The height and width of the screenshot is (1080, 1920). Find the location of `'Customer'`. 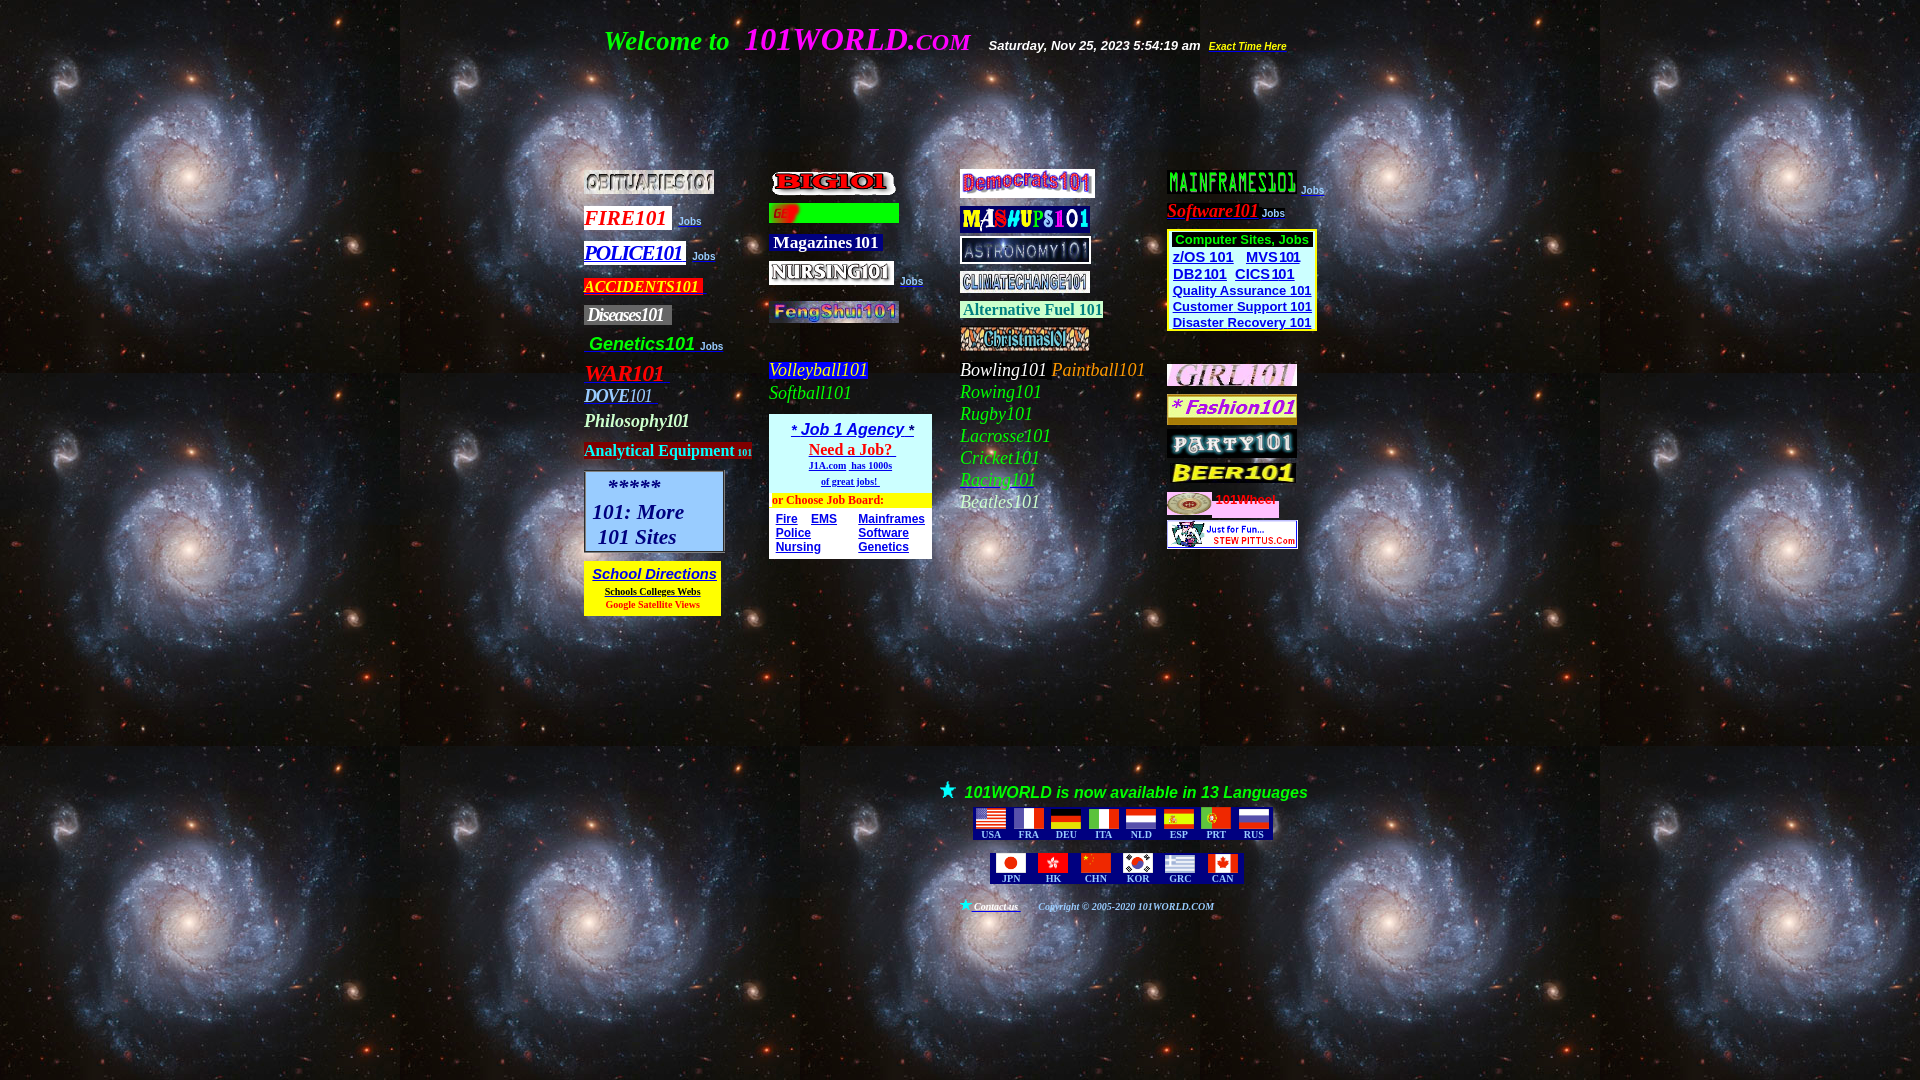

'Customer' is located at coordinates (1202, 305).